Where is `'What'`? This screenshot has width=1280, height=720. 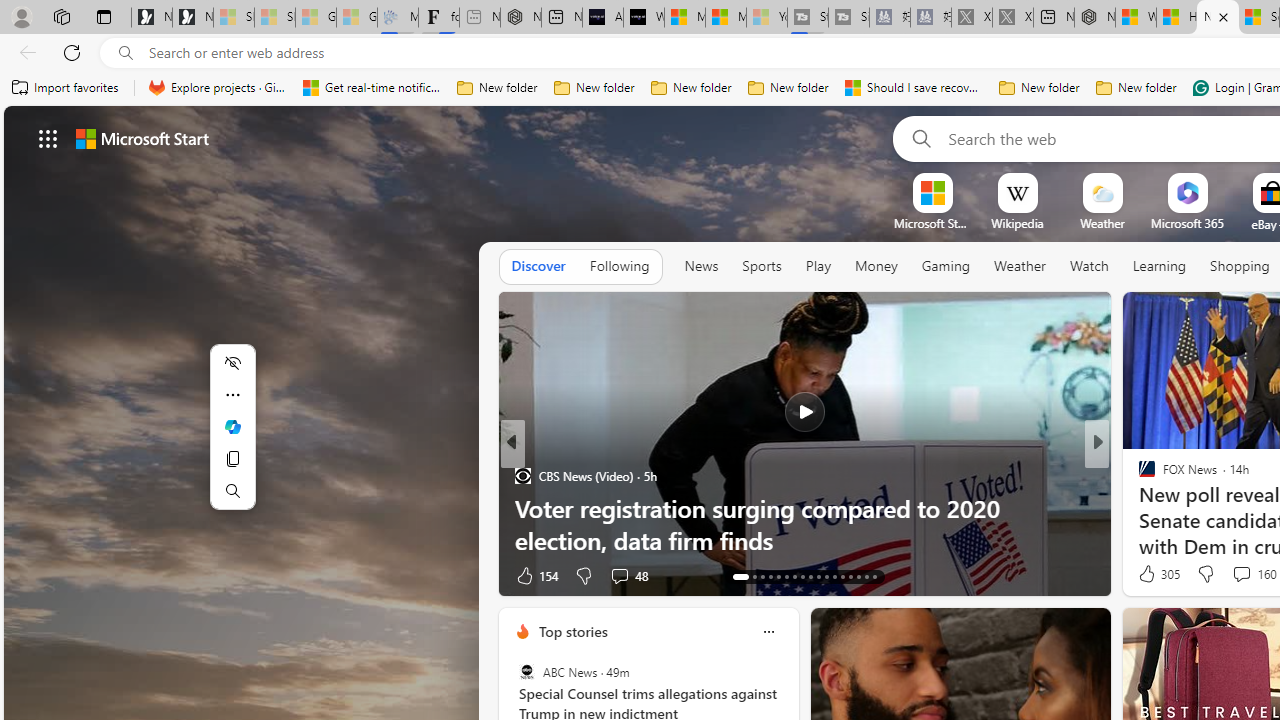
'What' is located at coordinates (643, 17).